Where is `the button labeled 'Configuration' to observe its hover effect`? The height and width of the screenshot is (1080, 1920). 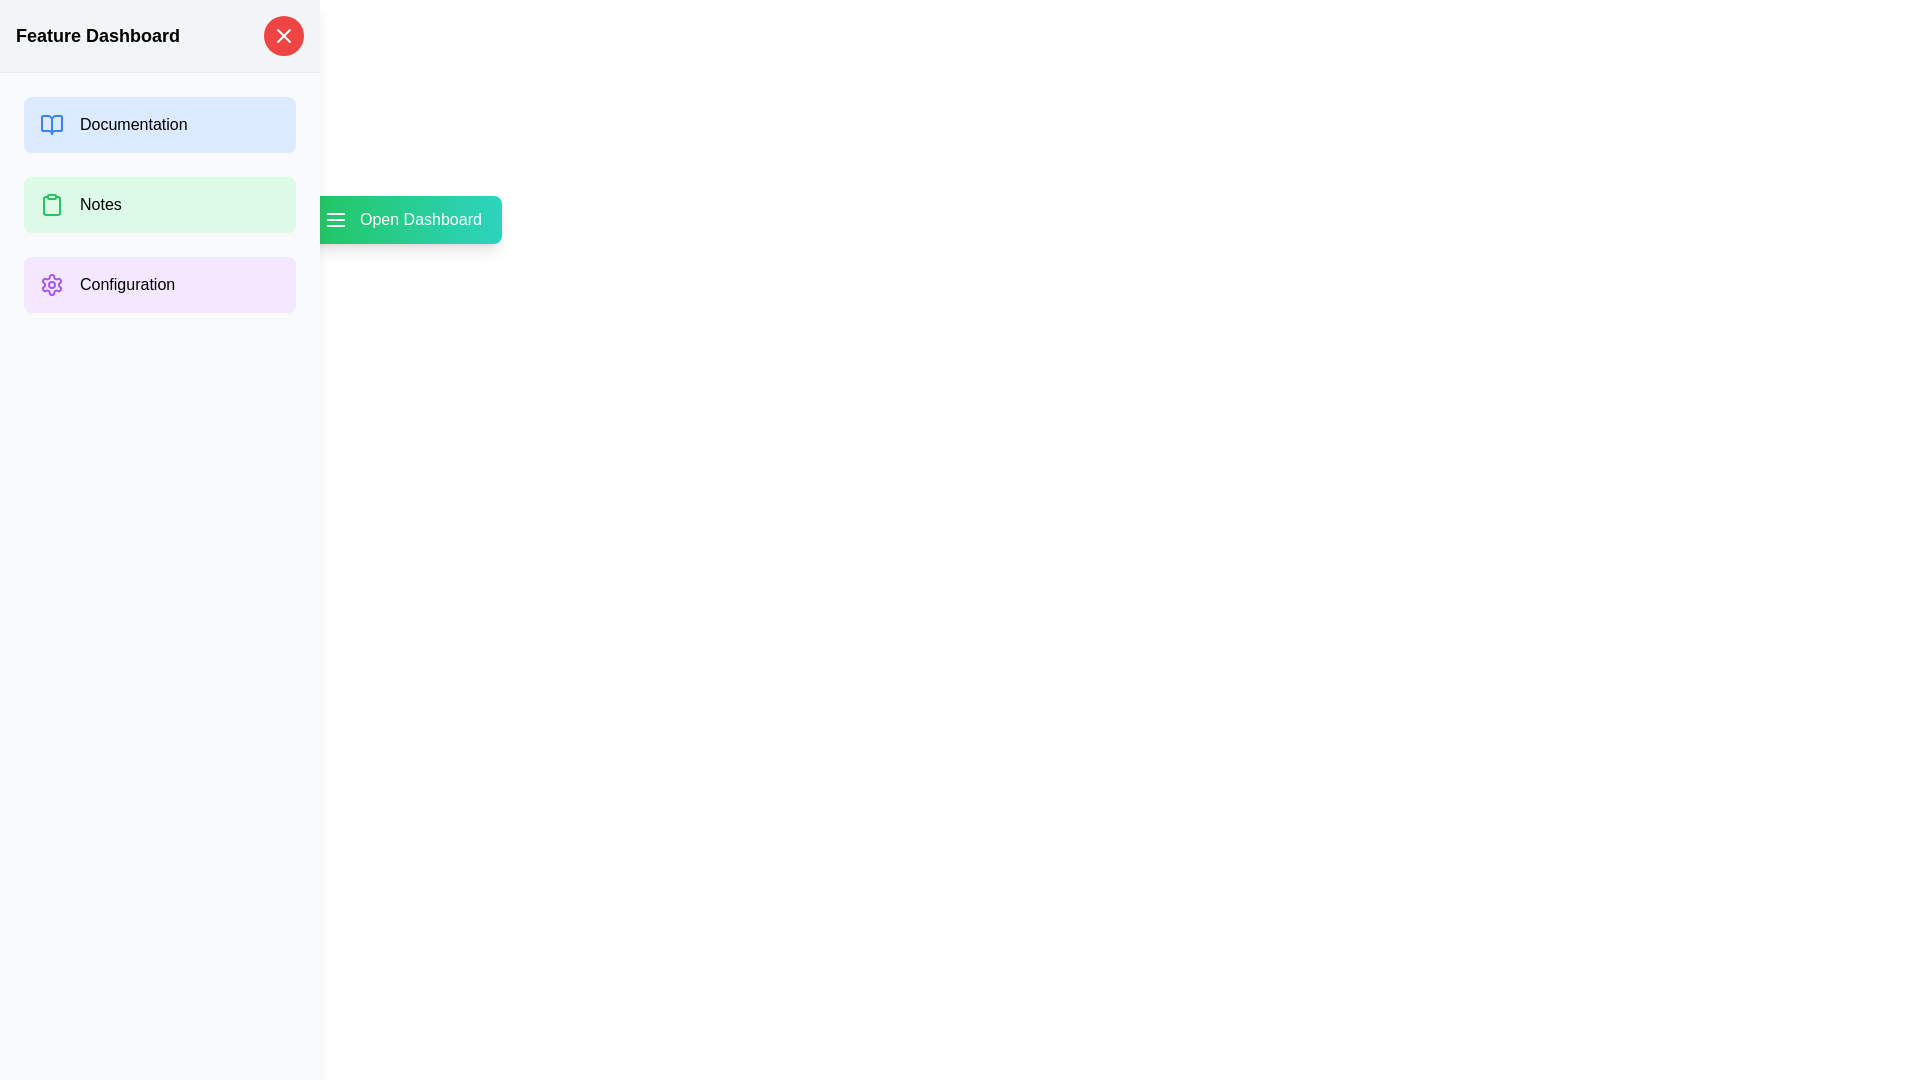
the button labeled 'Configuration' to observe its hover effect is located at coordinates (158, 285).